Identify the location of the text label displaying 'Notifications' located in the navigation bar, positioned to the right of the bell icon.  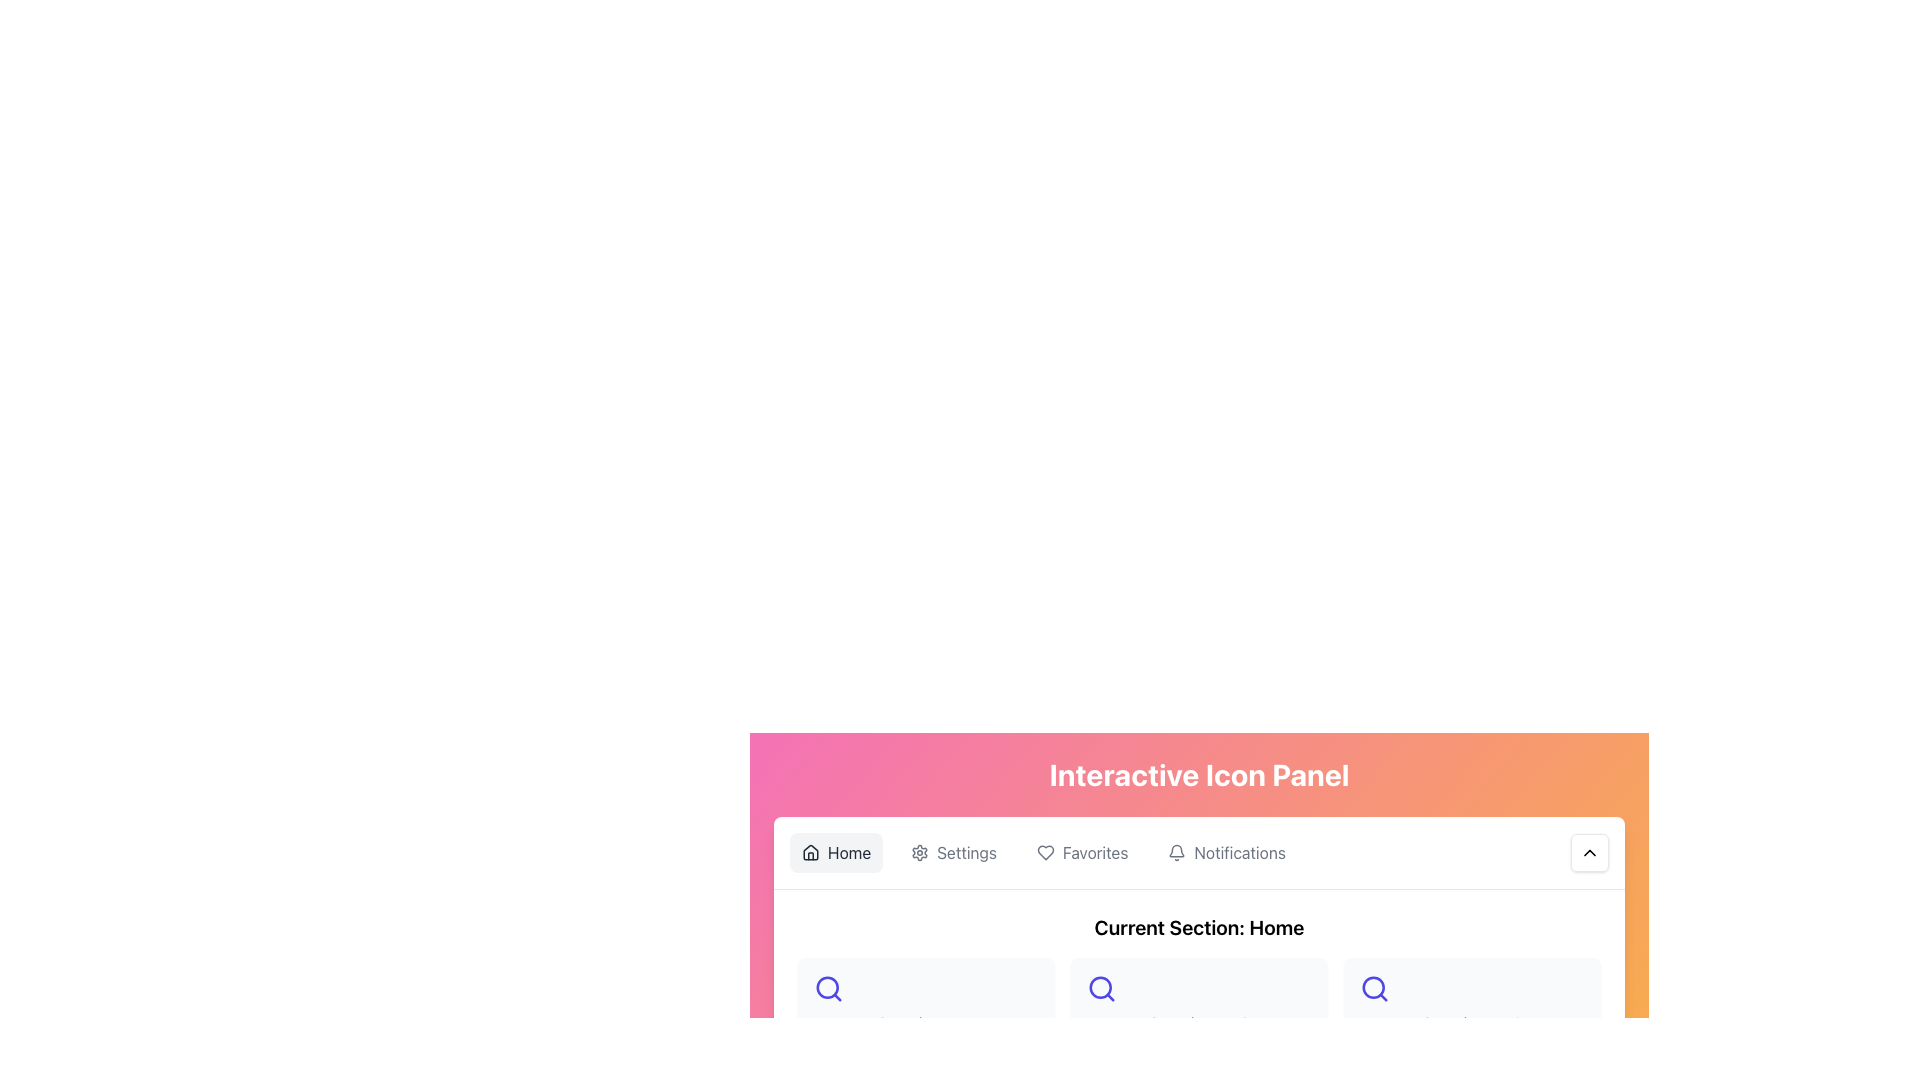
(1239, 852).